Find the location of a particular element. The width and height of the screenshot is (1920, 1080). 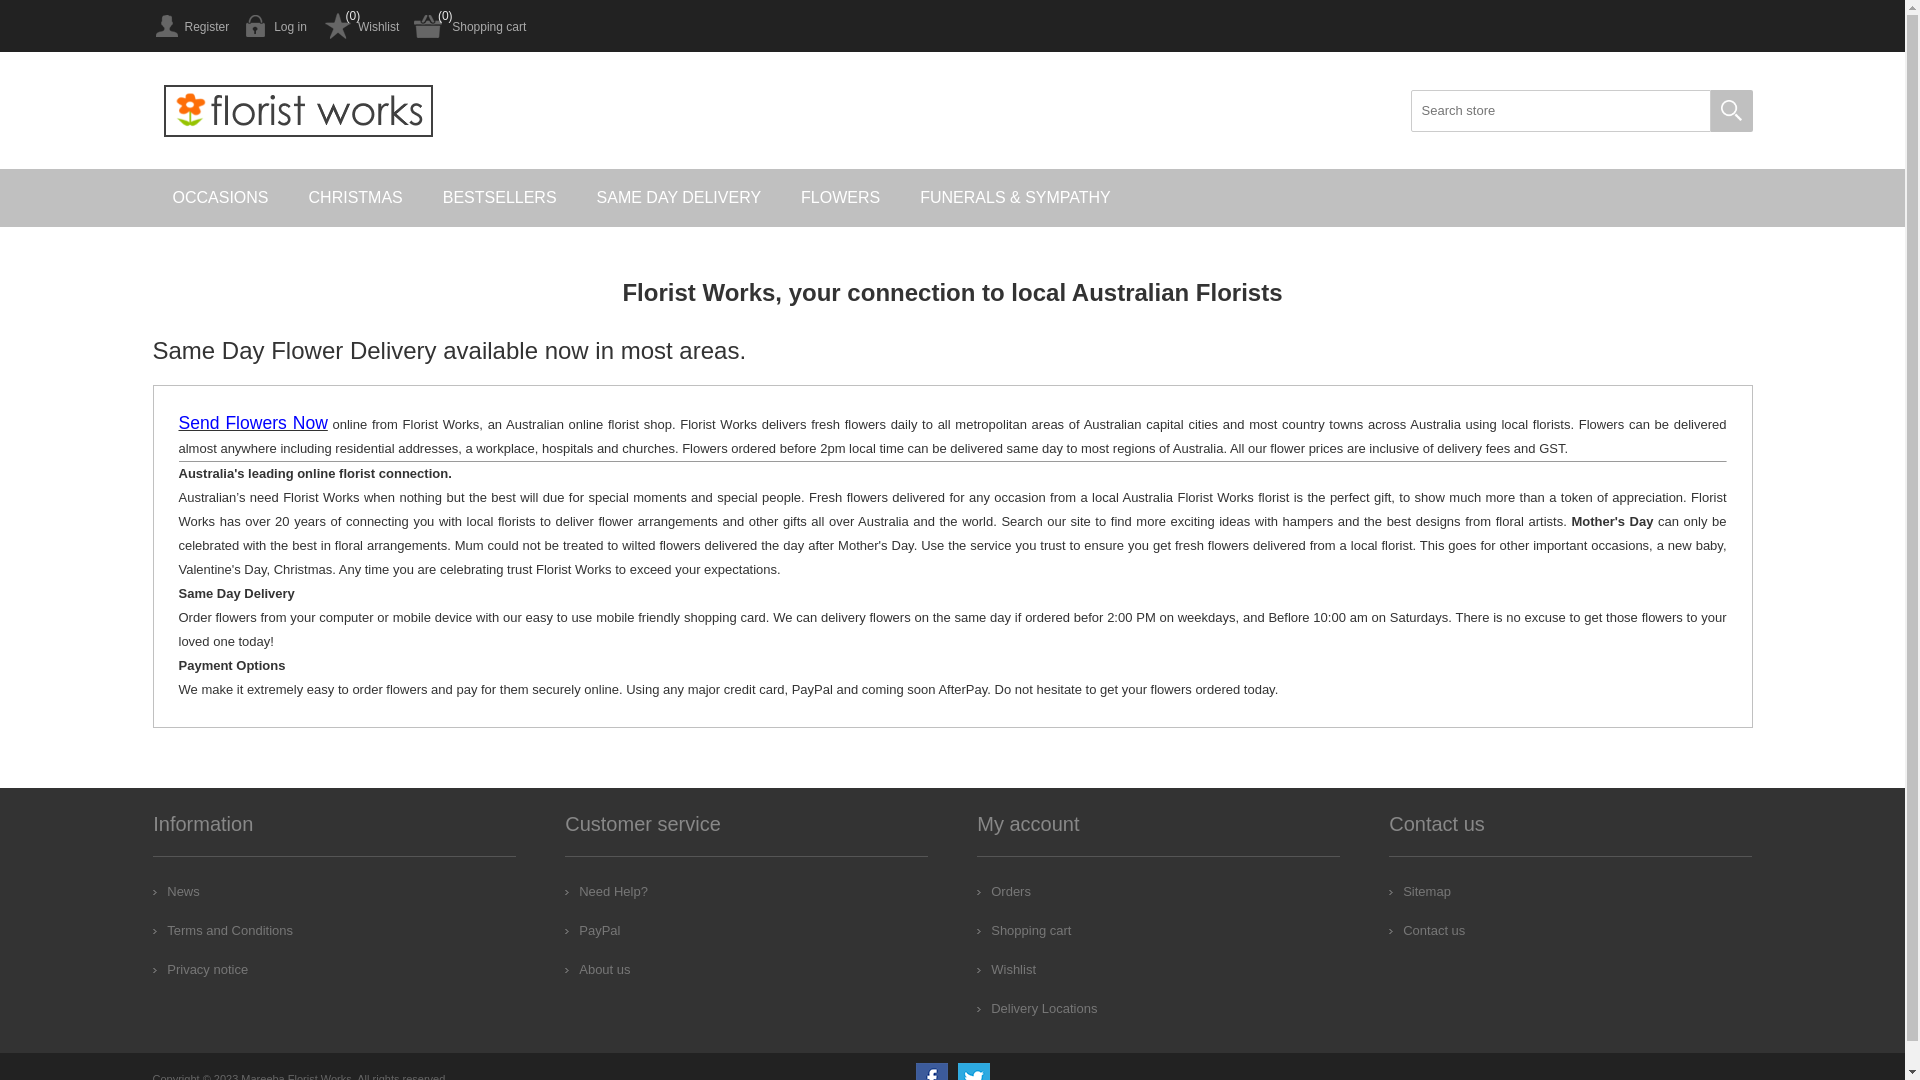

'Contact us' is located at coordinates (1425, 930).